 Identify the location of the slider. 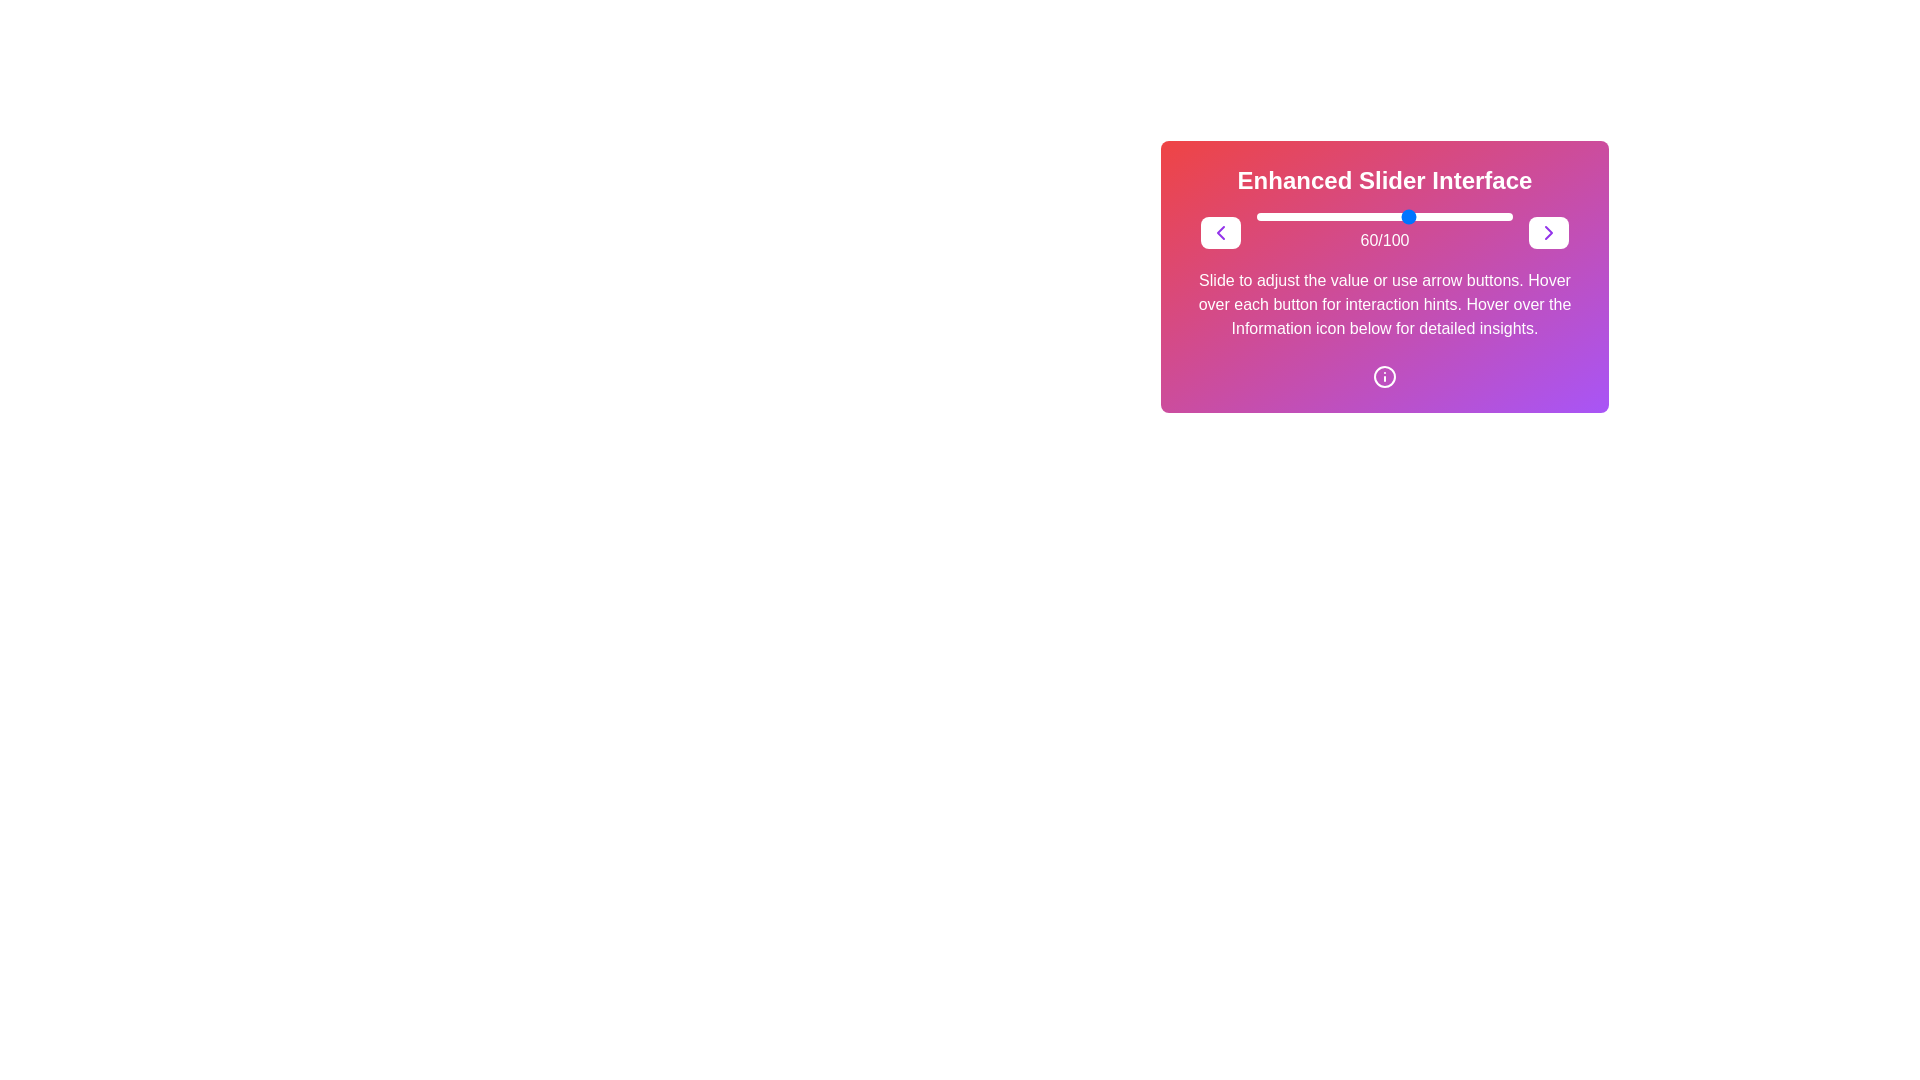
(1507, 216).